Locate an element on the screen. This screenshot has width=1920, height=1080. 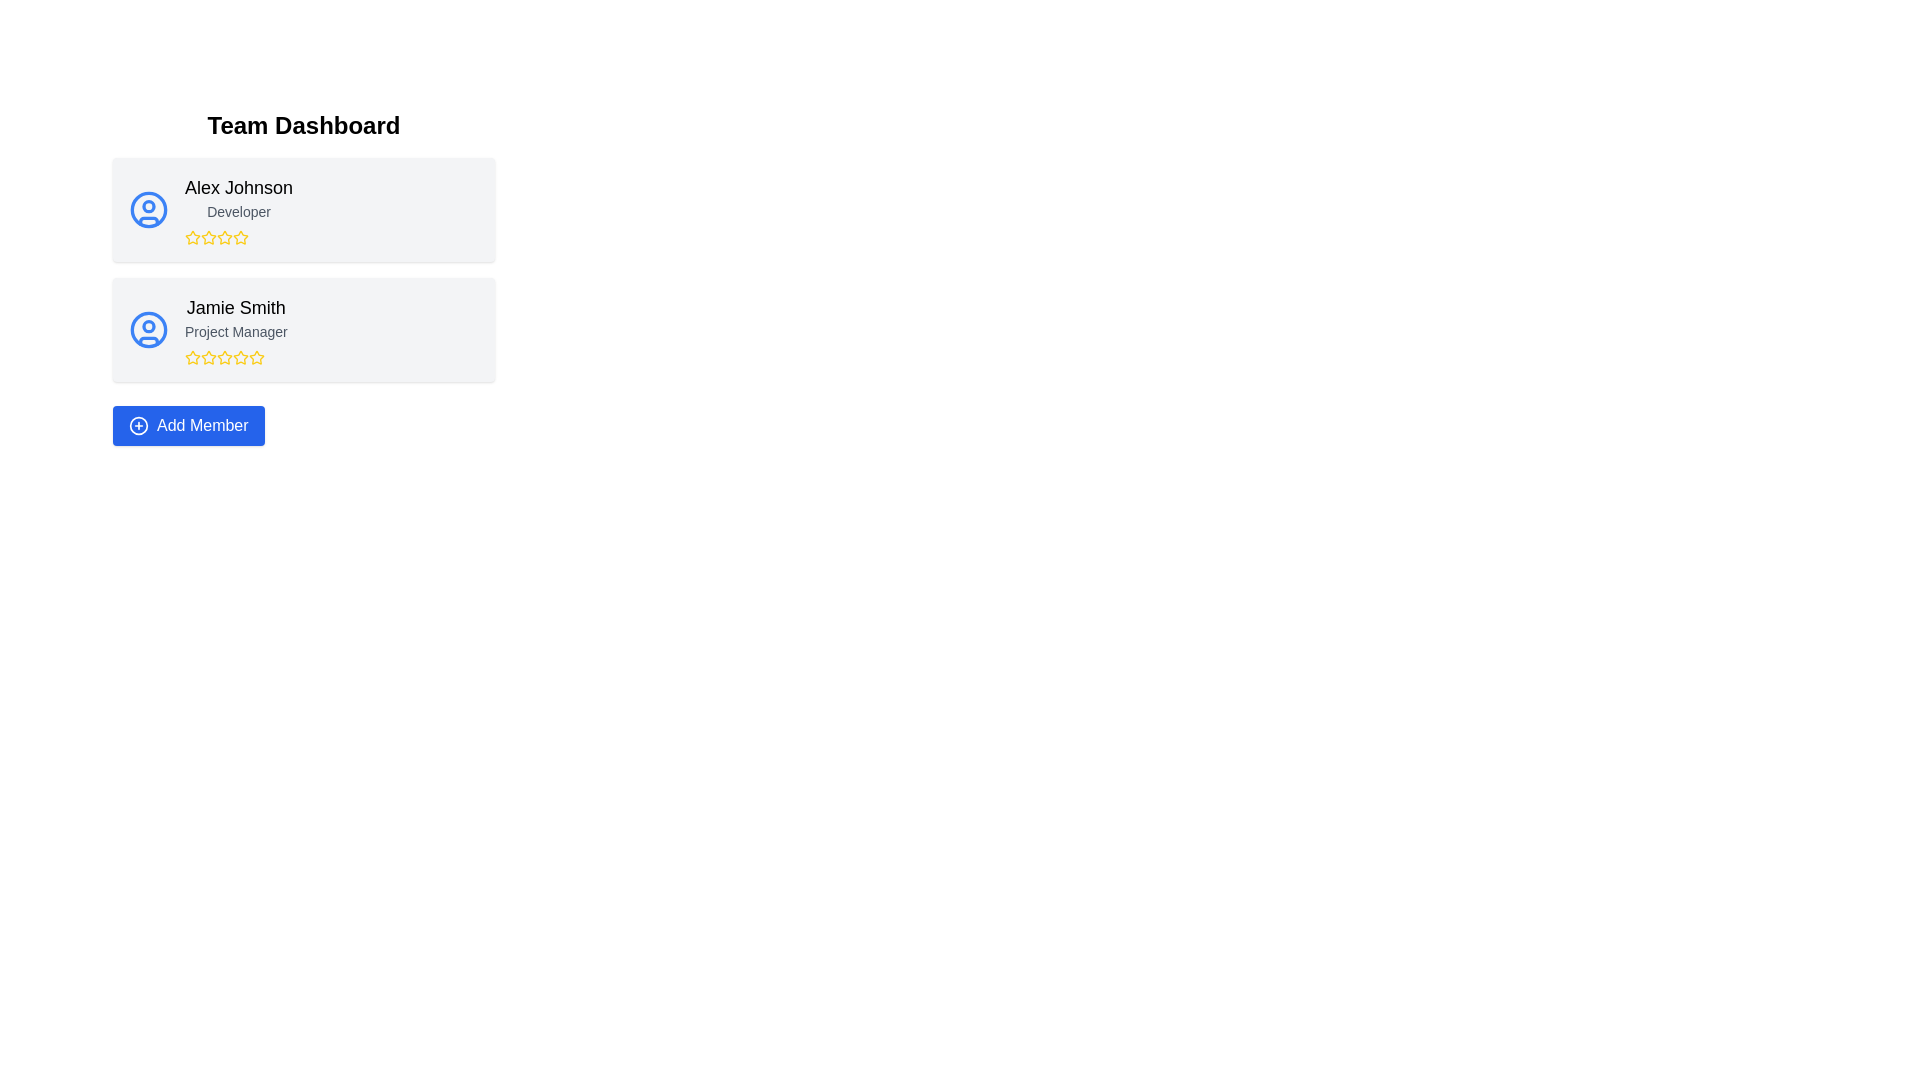
the second yellow star icon is located at coordinates (209, 236).